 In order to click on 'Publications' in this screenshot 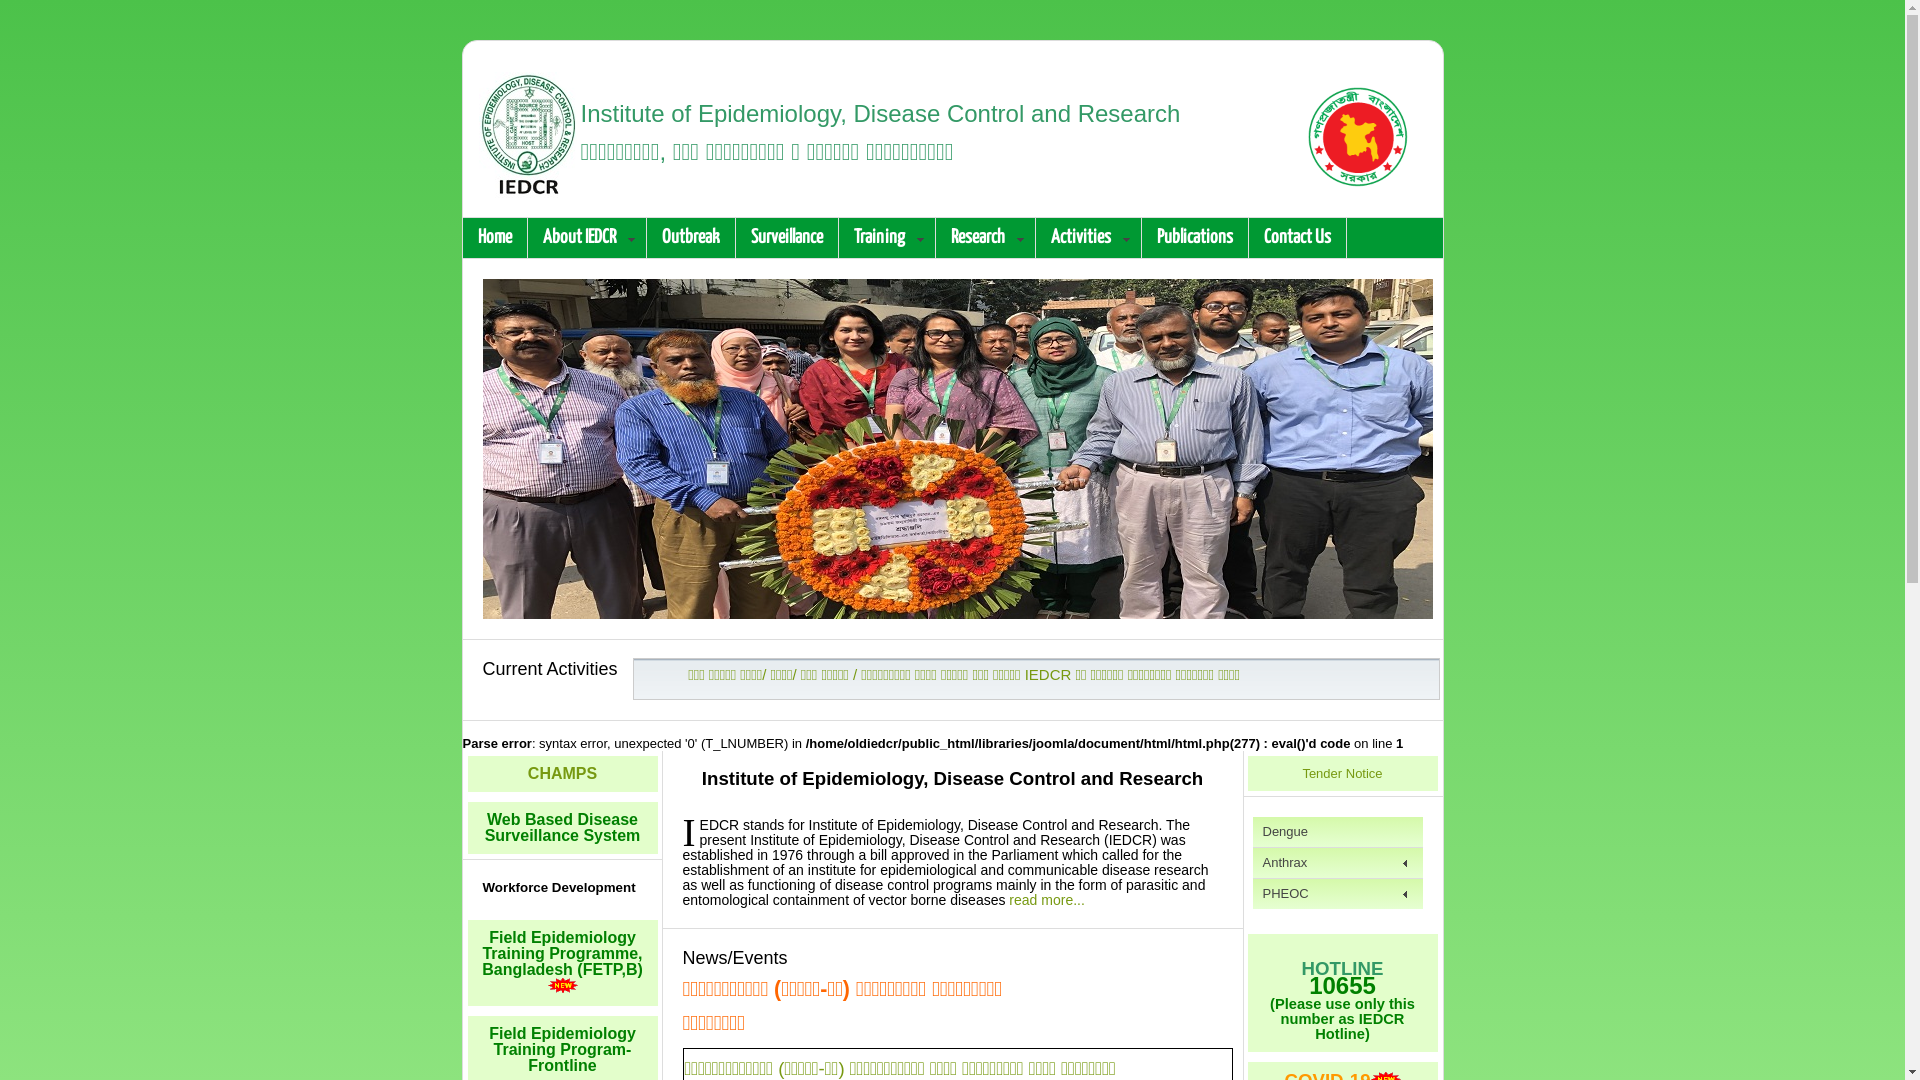, I will do `click(1195, 237)`.